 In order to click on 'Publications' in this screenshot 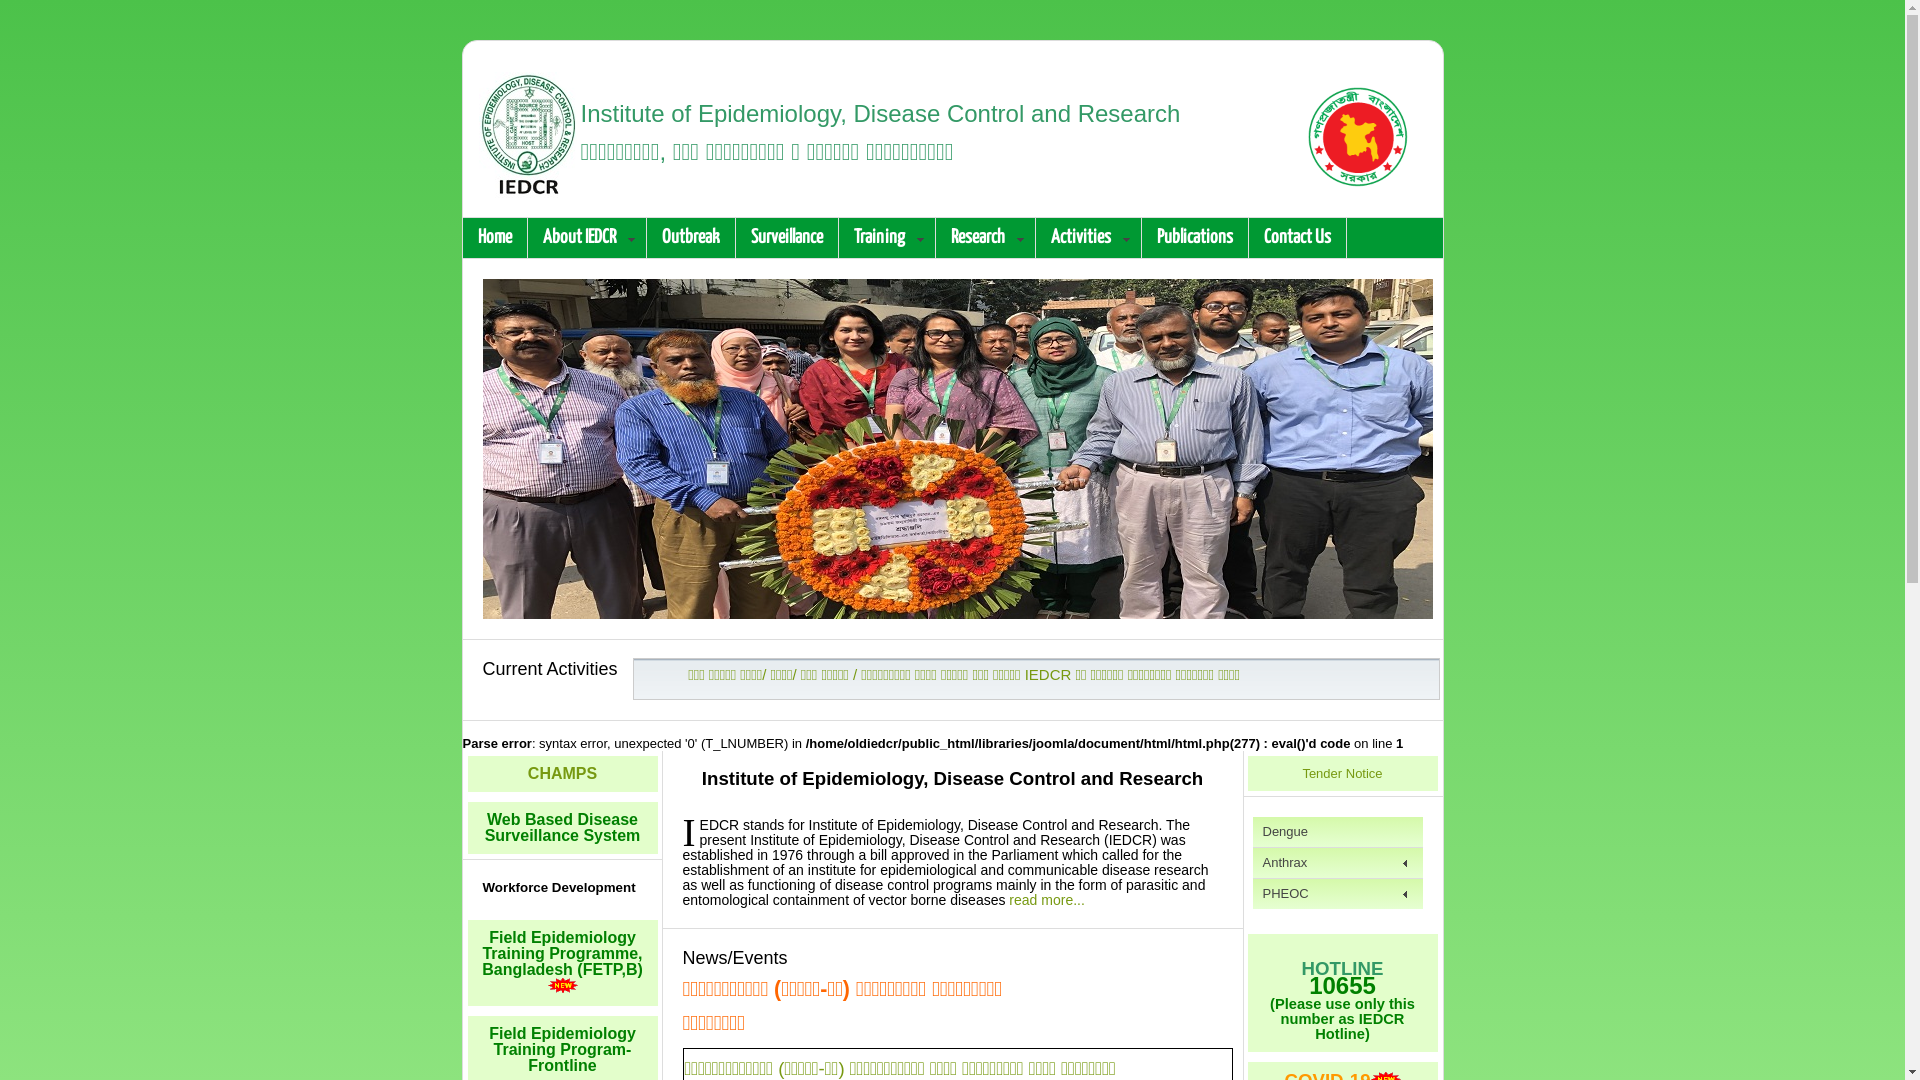, I will do `click(1195, 237)`.